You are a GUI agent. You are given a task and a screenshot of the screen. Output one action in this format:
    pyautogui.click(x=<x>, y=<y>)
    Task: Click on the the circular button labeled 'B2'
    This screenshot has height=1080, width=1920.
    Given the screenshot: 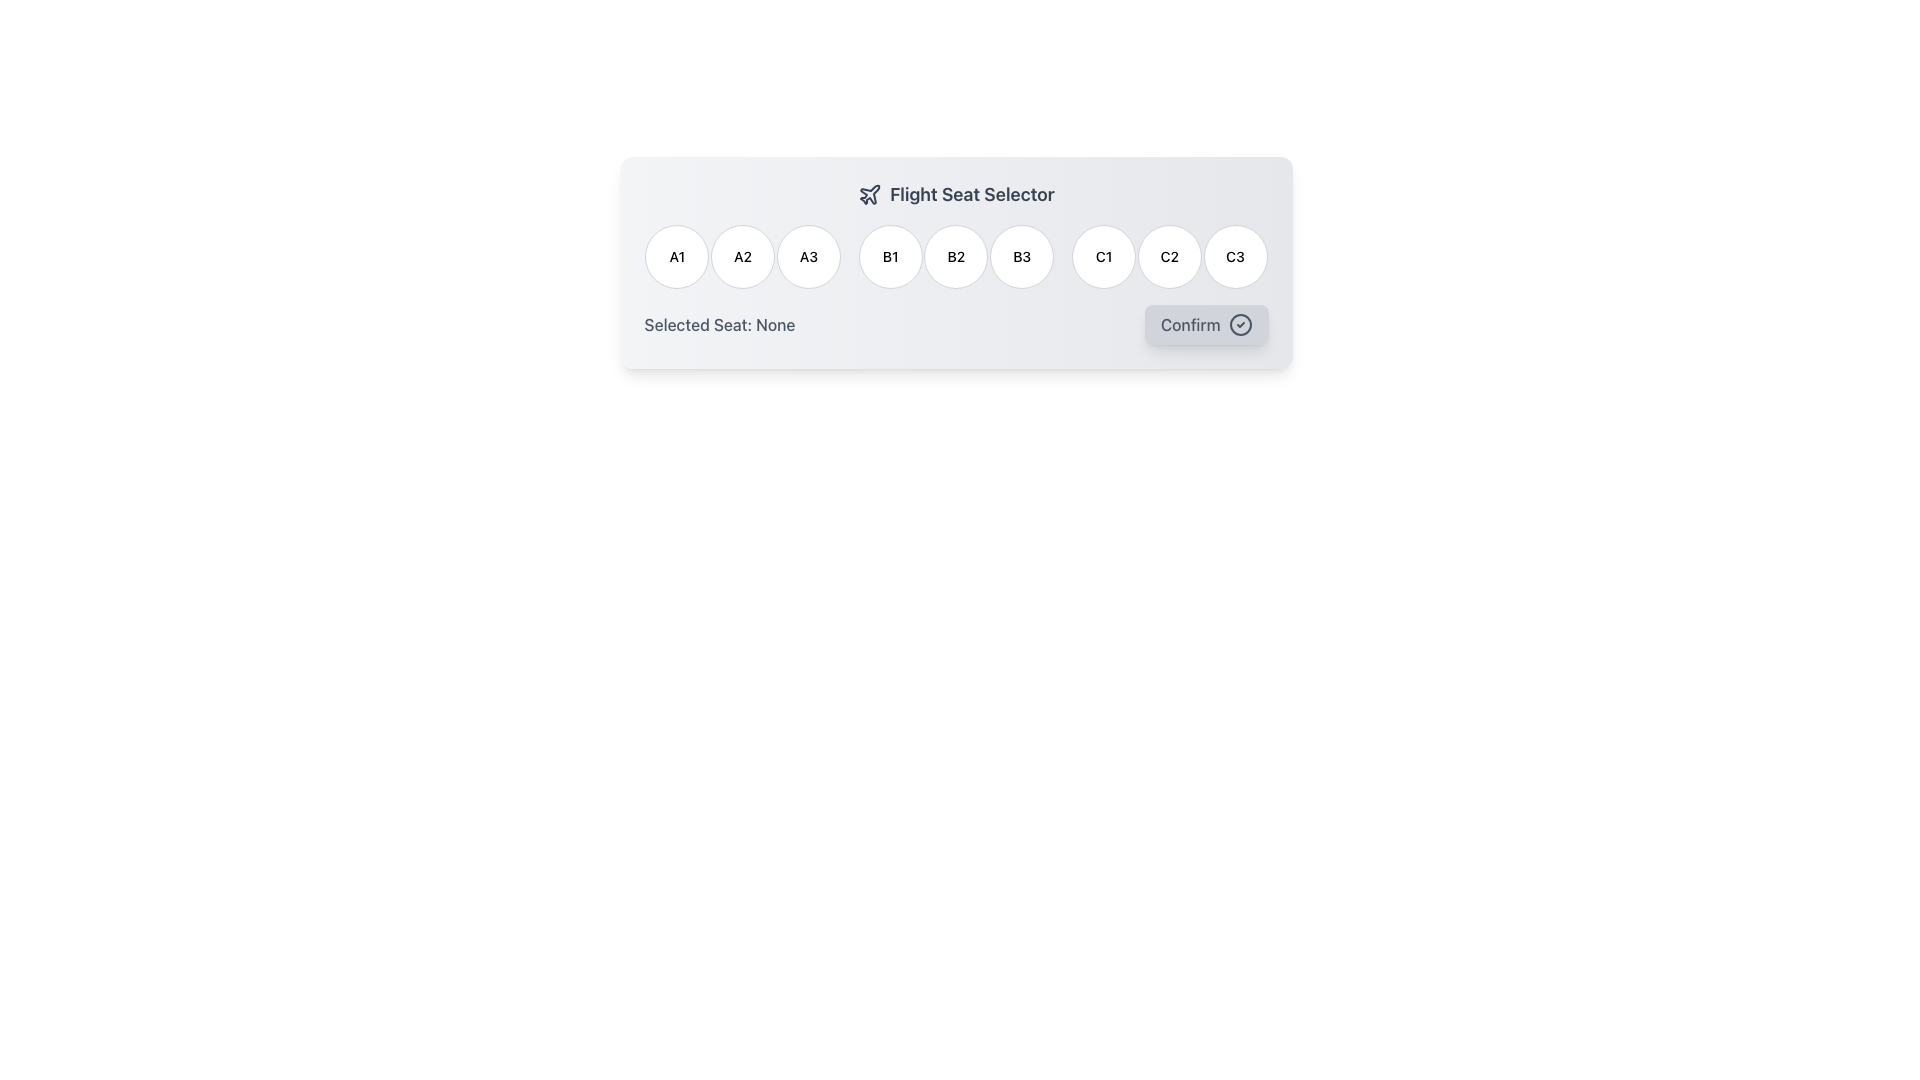 What is the action you would take?
    pyautogui.click(x=955, y=256)
    